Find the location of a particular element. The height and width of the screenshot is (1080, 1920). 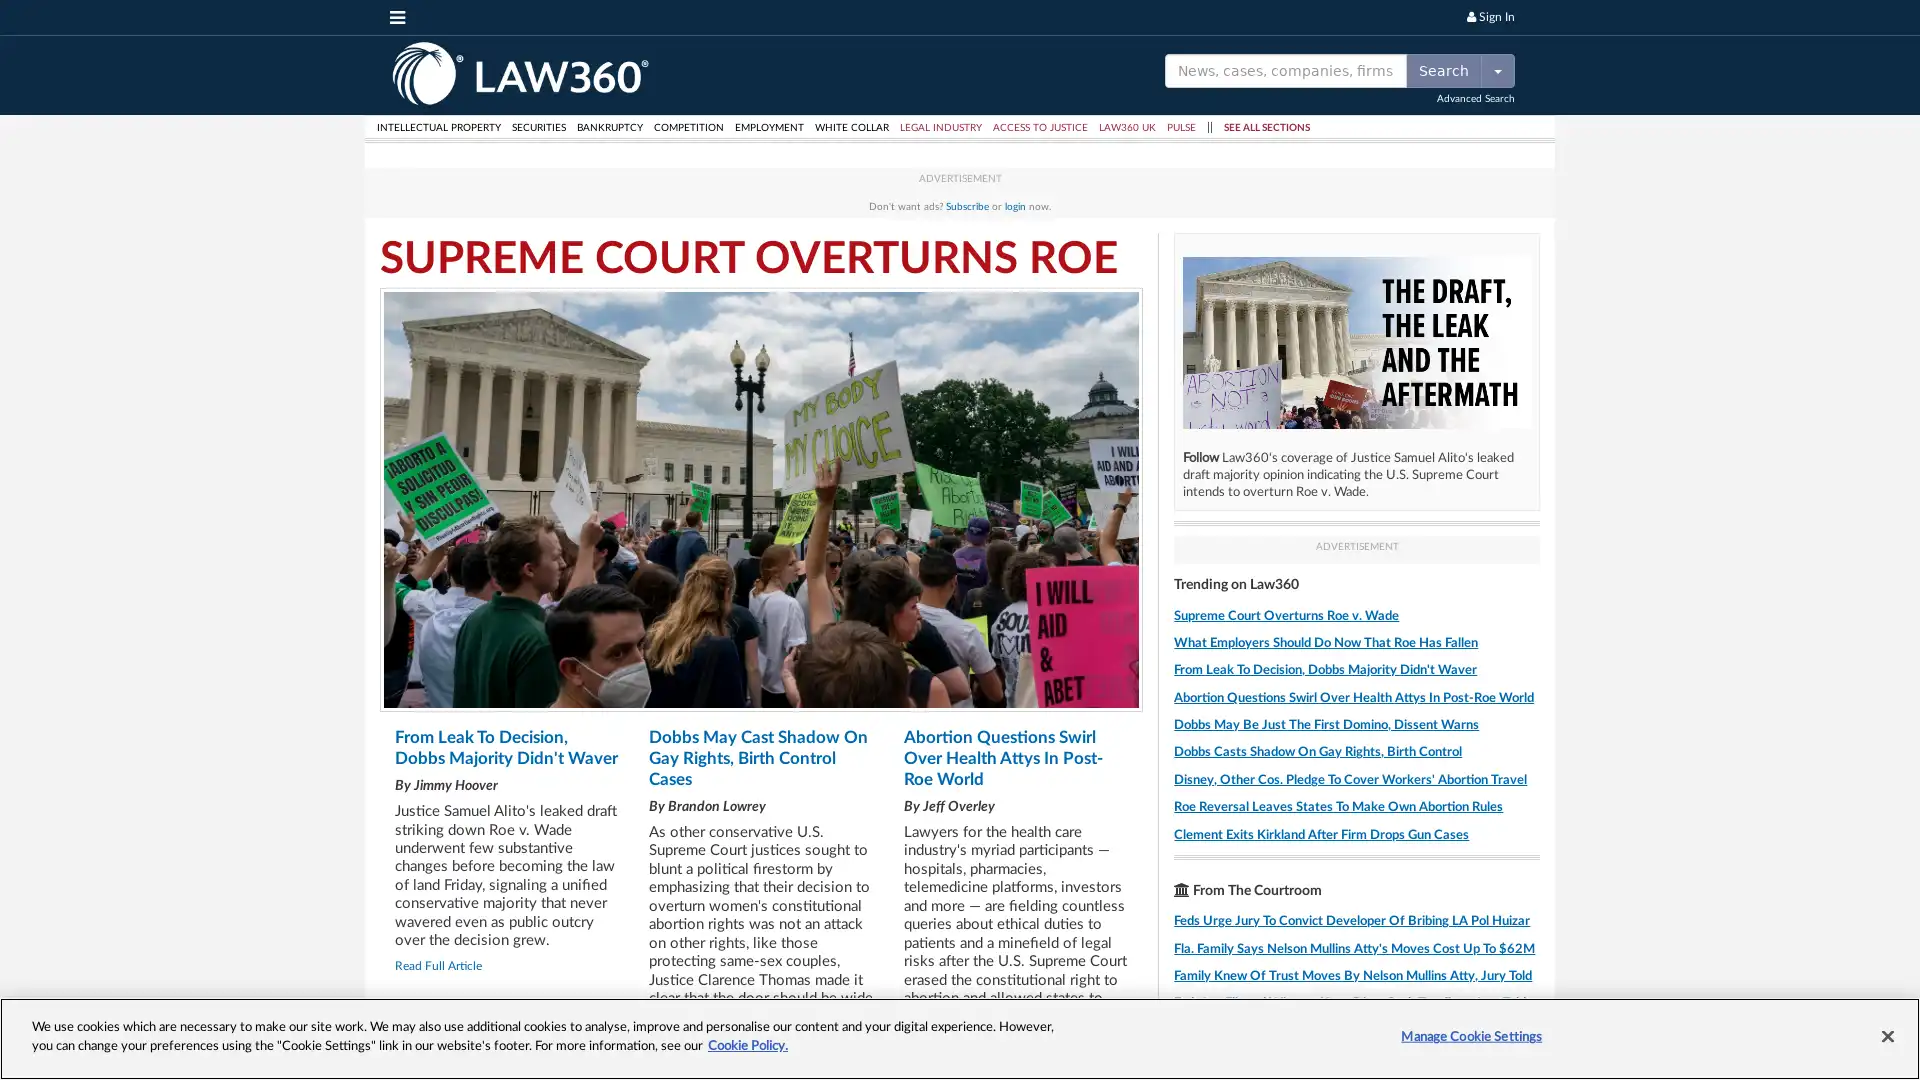

Manage Cookie Settings is located at coordinates (1471, 1036).